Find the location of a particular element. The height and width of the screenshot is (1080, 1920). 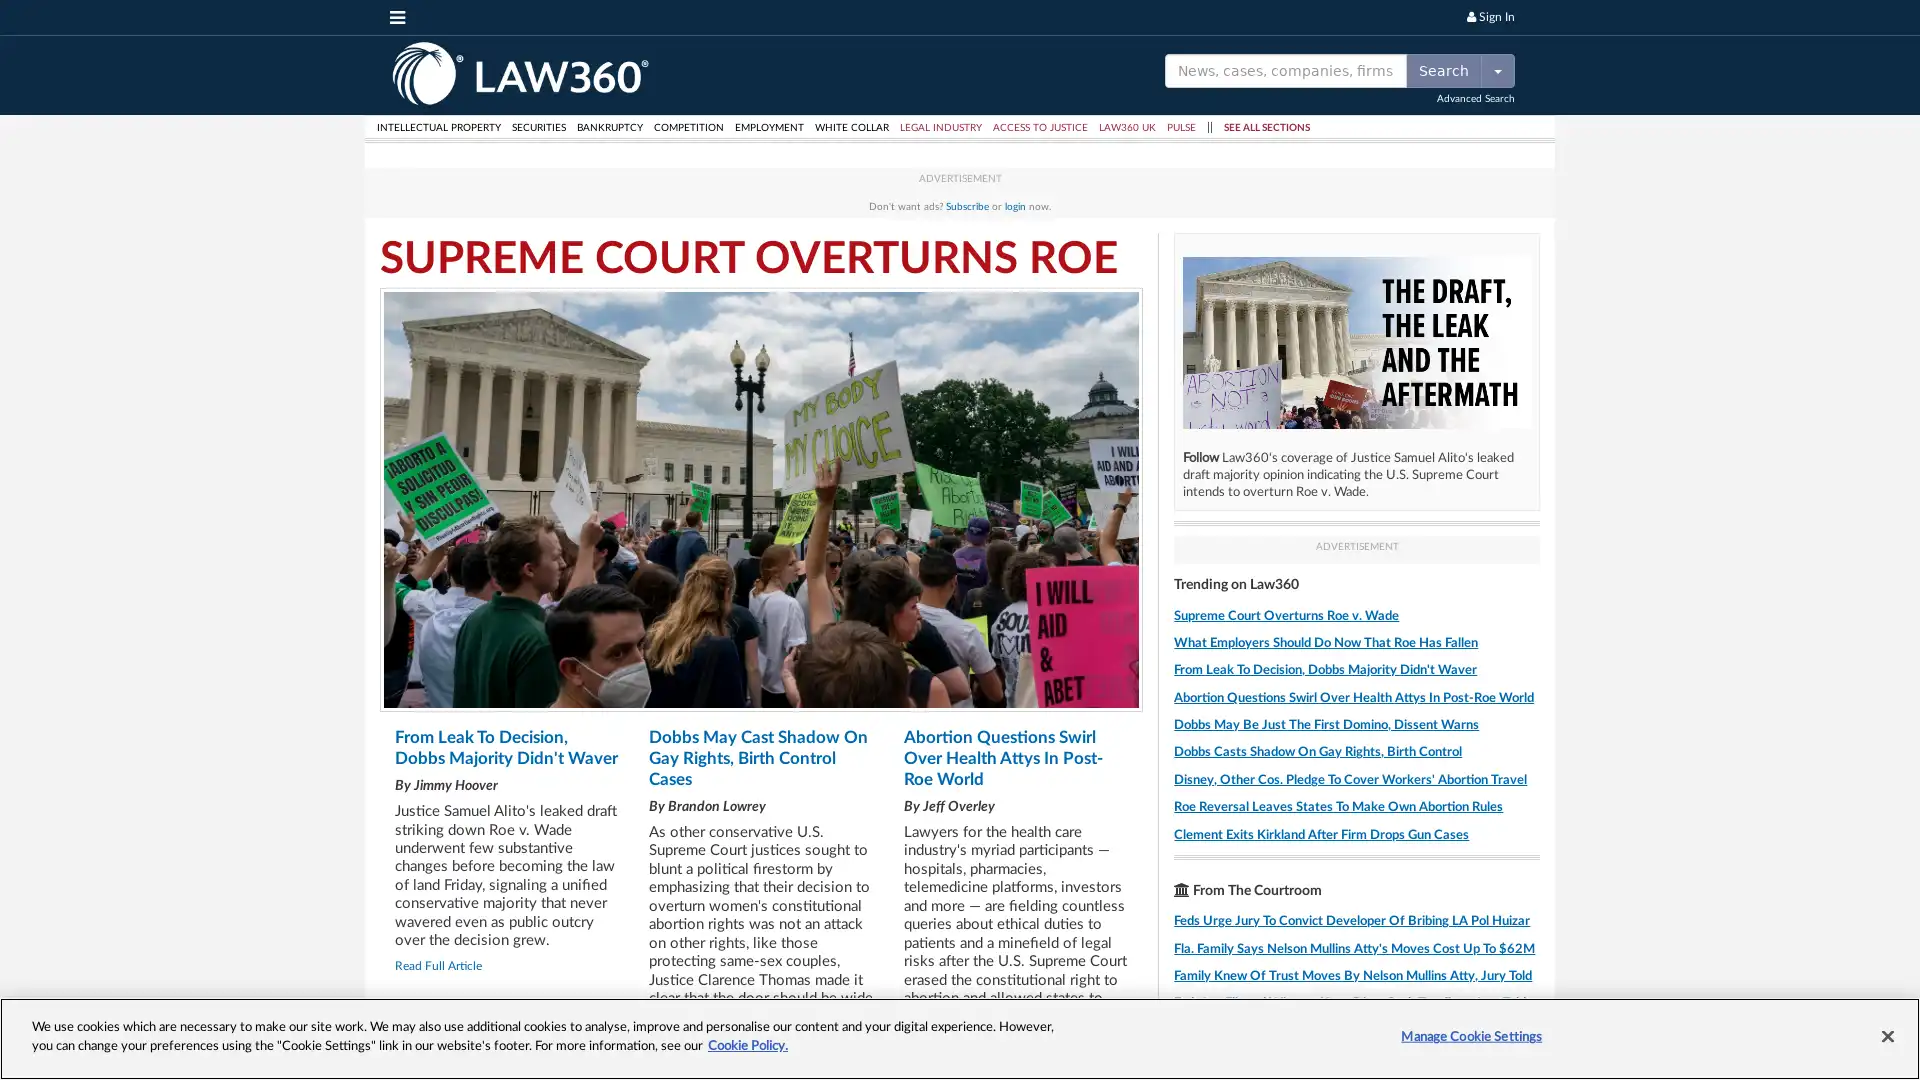

Manage Cookie Settings is located at coordinates (1471, 1036).